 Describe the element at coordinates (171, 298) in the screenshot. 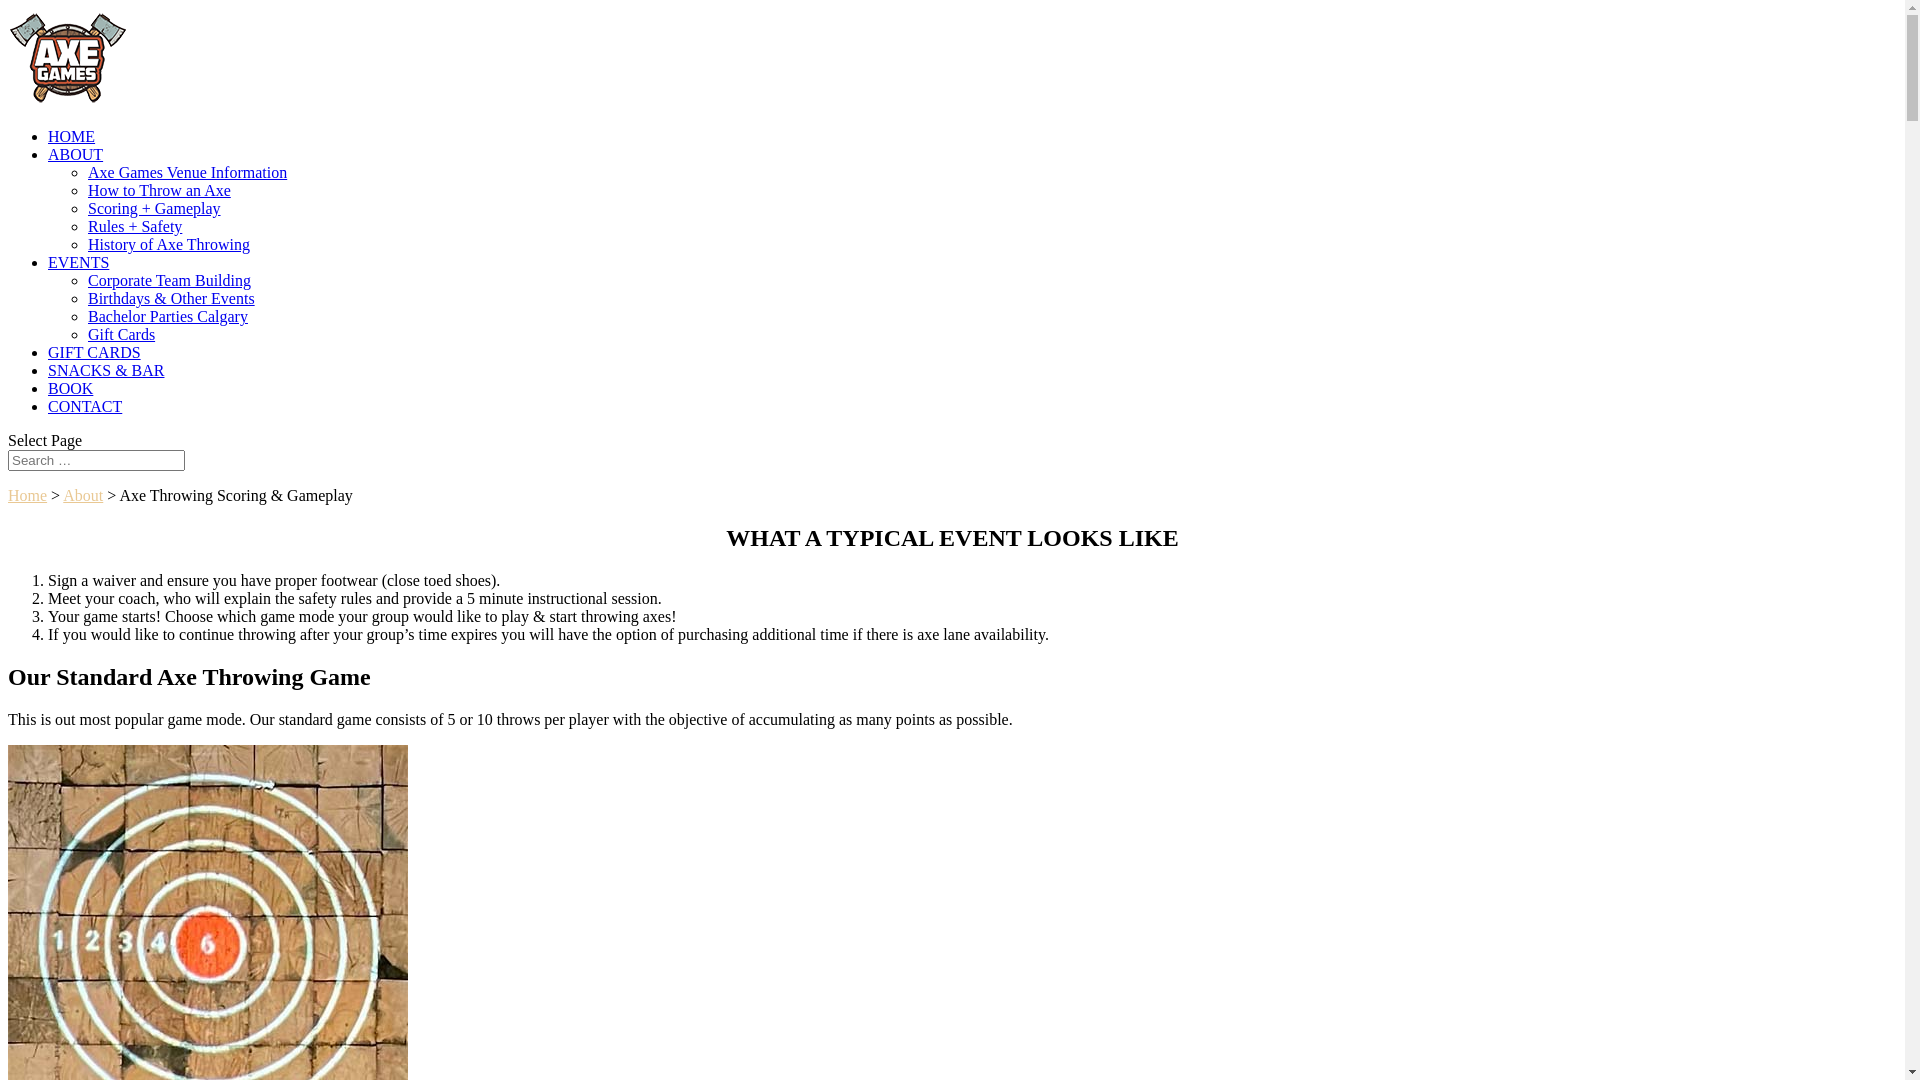

I see `'Birthdays & Other Events'` at that location.